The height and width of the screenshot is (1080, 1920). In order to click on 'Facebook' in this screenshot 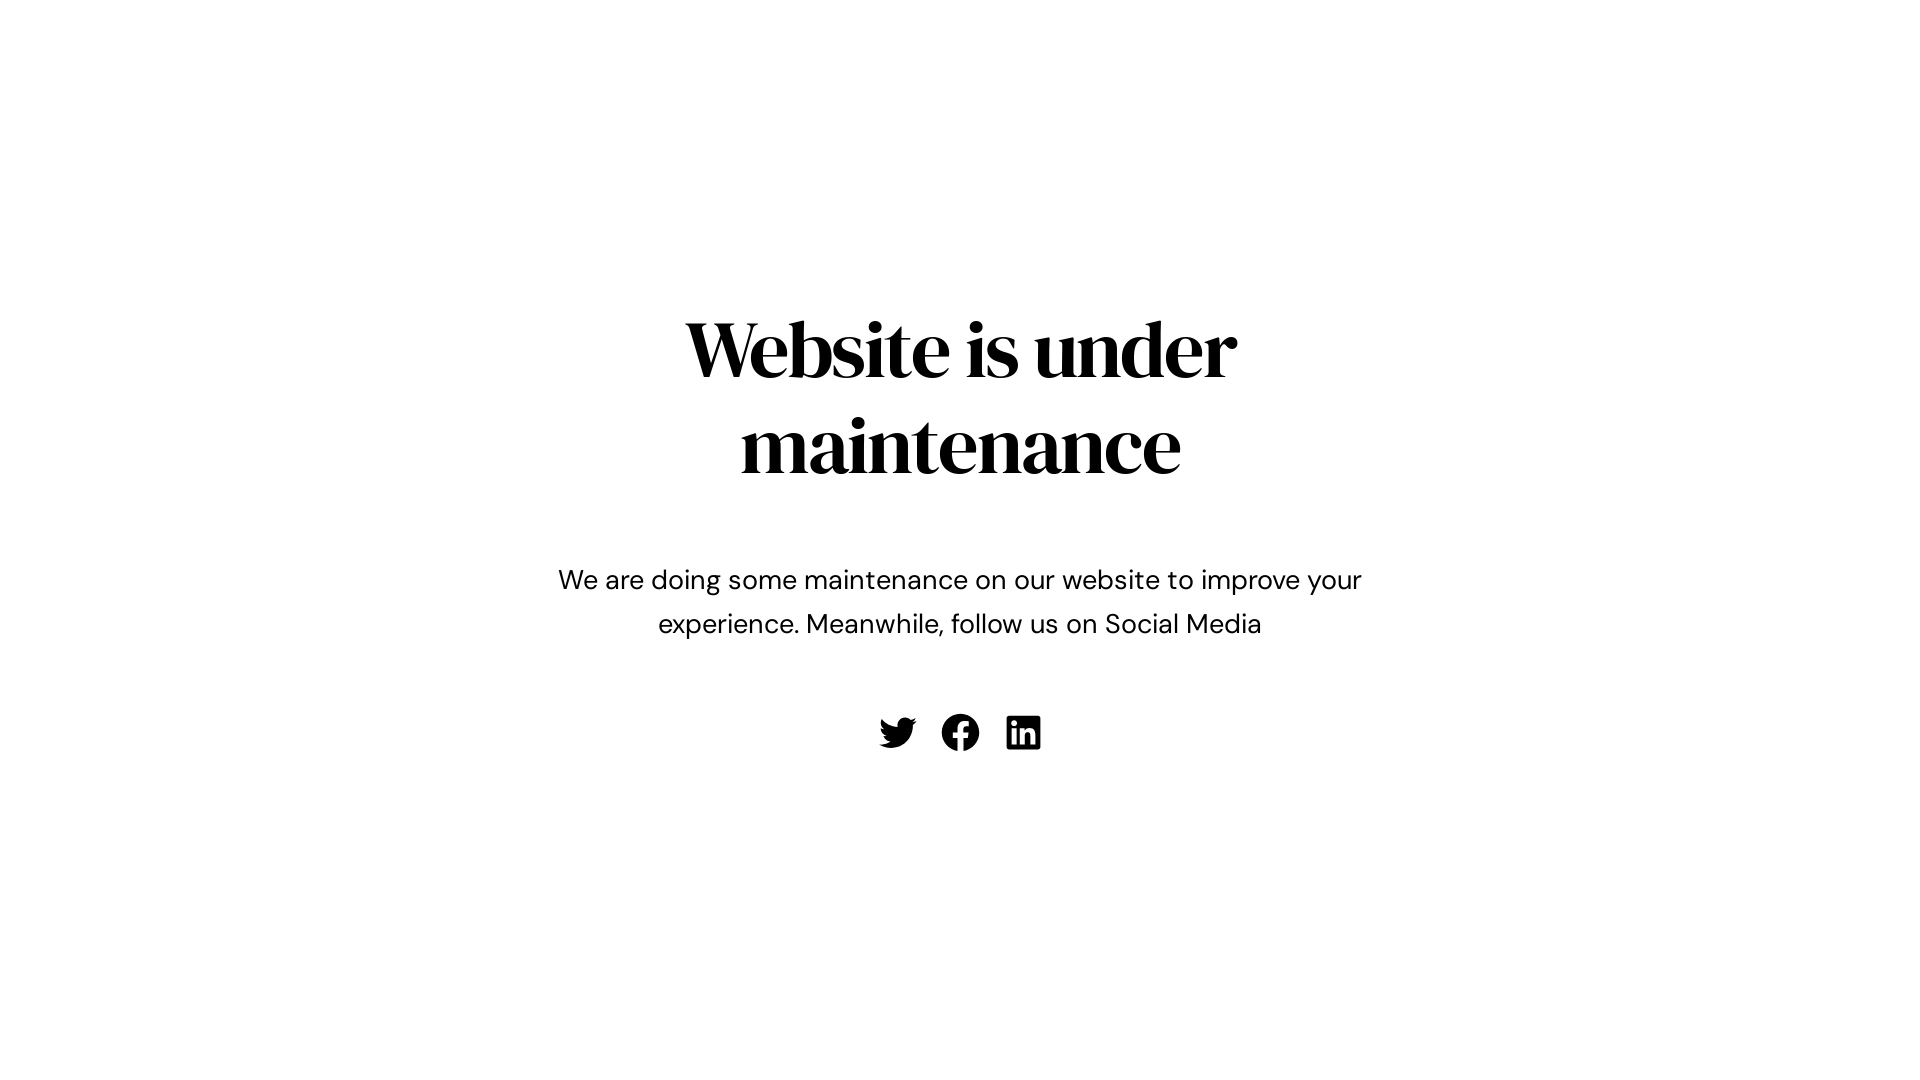, I will do `click(960, 732)`.